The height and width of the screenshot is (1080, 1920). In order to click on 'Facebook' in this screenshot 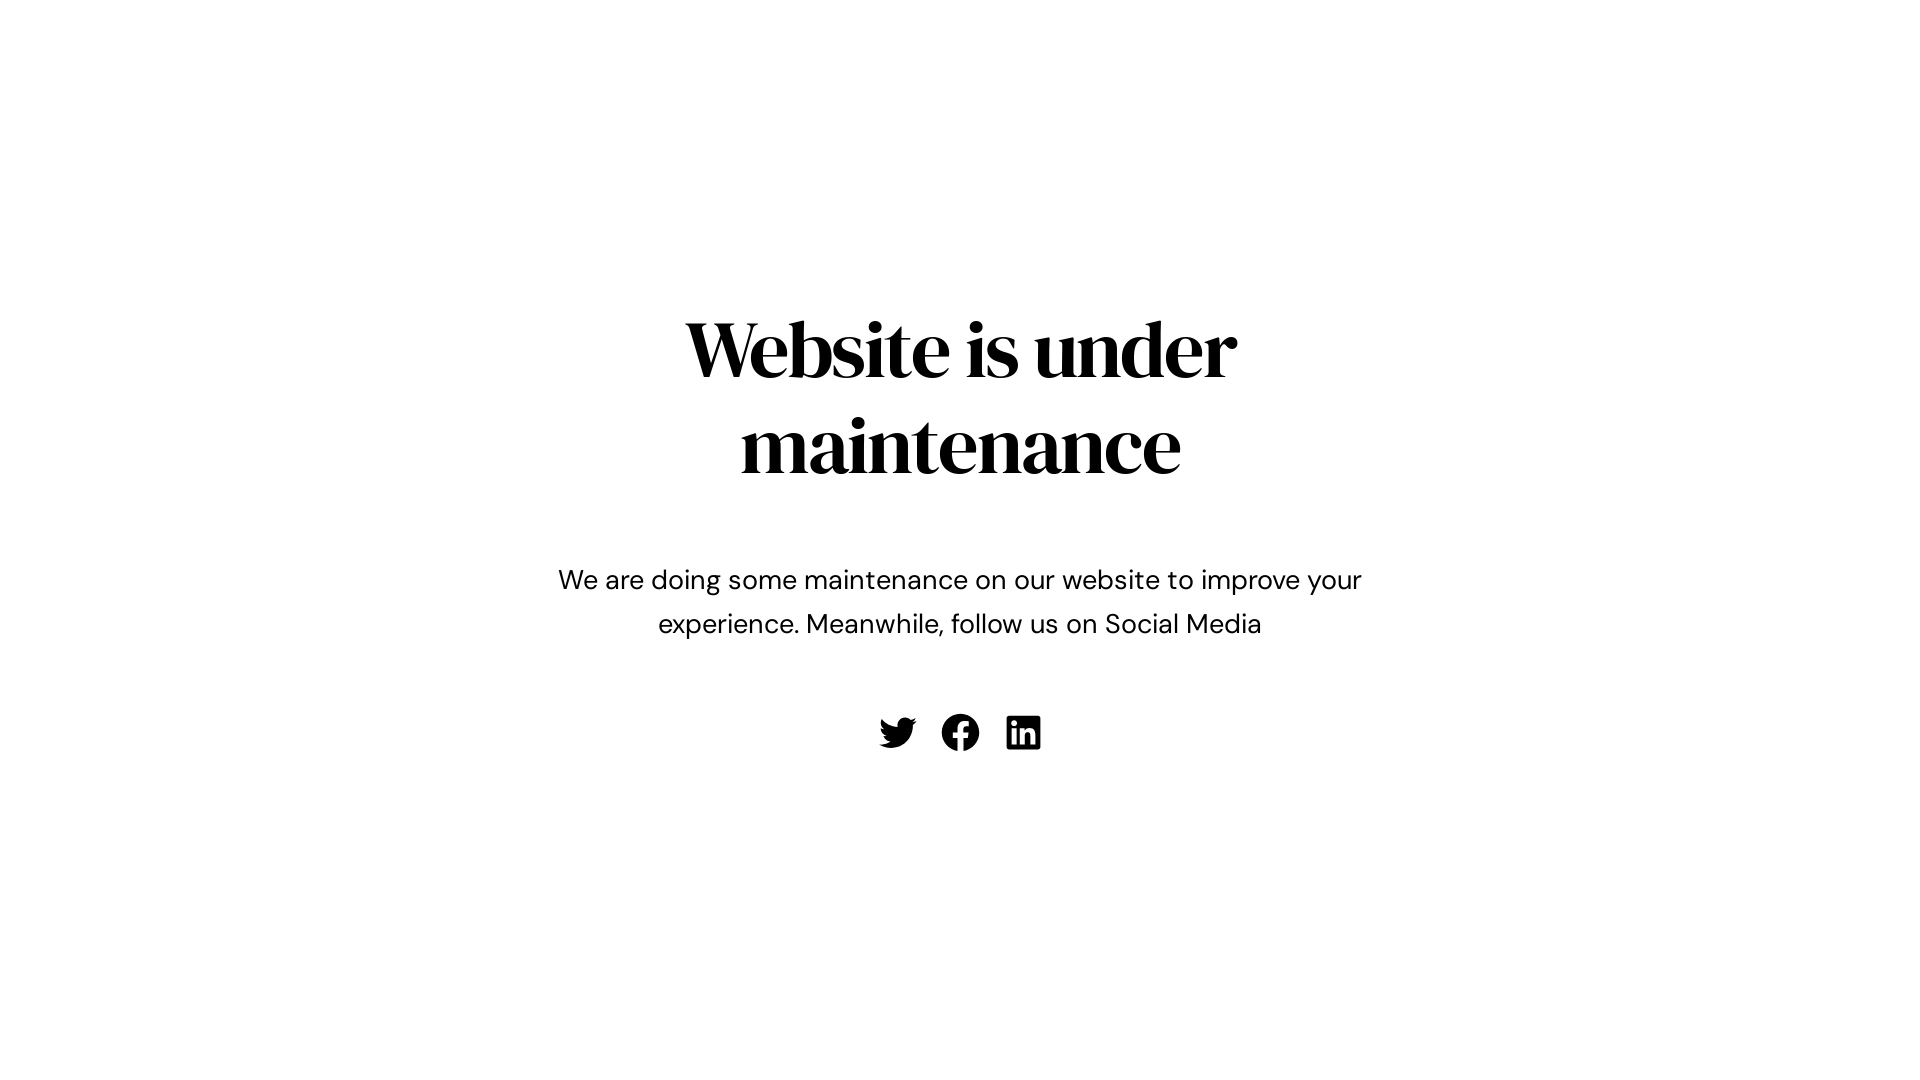, I will do `click(960, 732)`.